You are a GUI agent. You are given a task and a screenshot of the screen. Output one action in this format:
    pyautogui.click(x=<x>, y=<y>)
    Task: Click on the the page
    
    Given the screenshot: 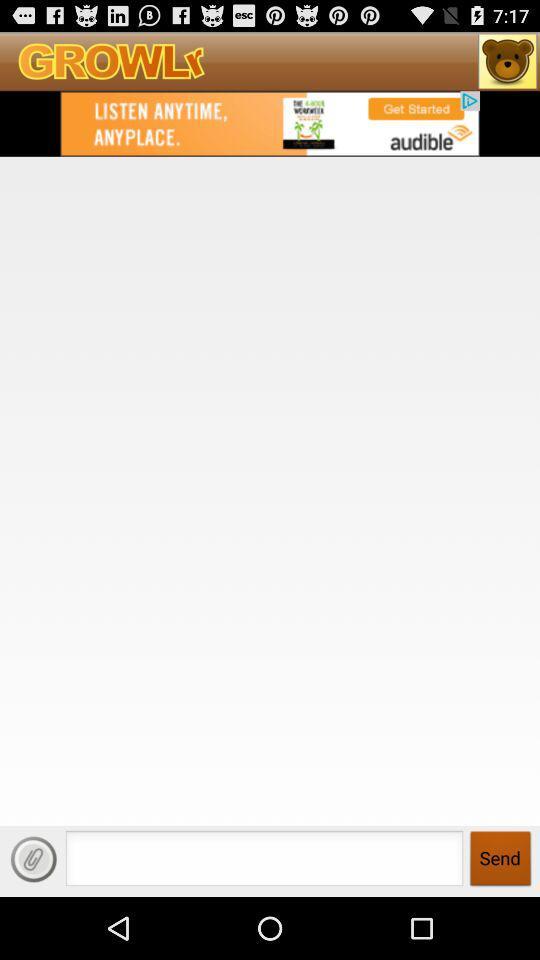 What is the action you would take?
    pyautogui.click(x=32, y=858)
    